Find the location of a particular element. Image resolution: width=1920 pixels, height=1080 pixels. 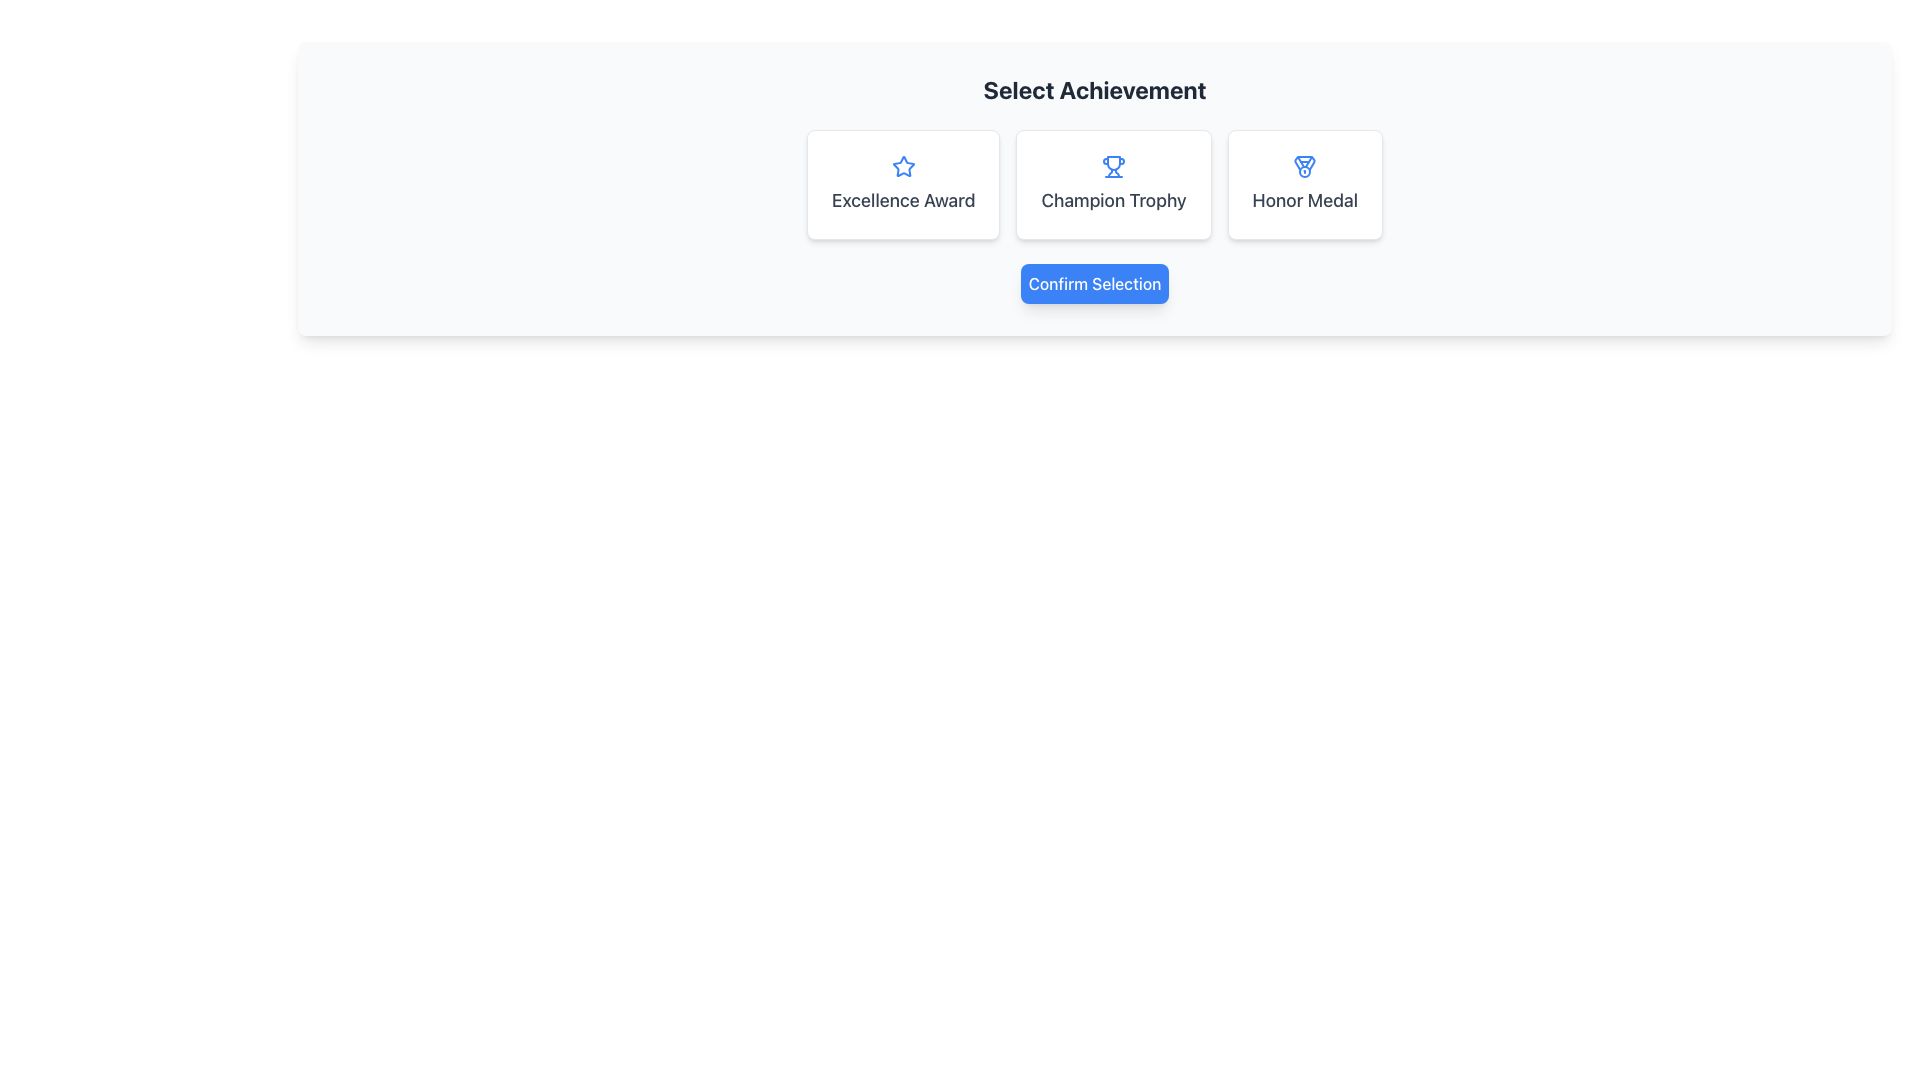

the 'Honor Medal' card, which is the third card in a horizontal set of three is located at coordinates (1305, 185).